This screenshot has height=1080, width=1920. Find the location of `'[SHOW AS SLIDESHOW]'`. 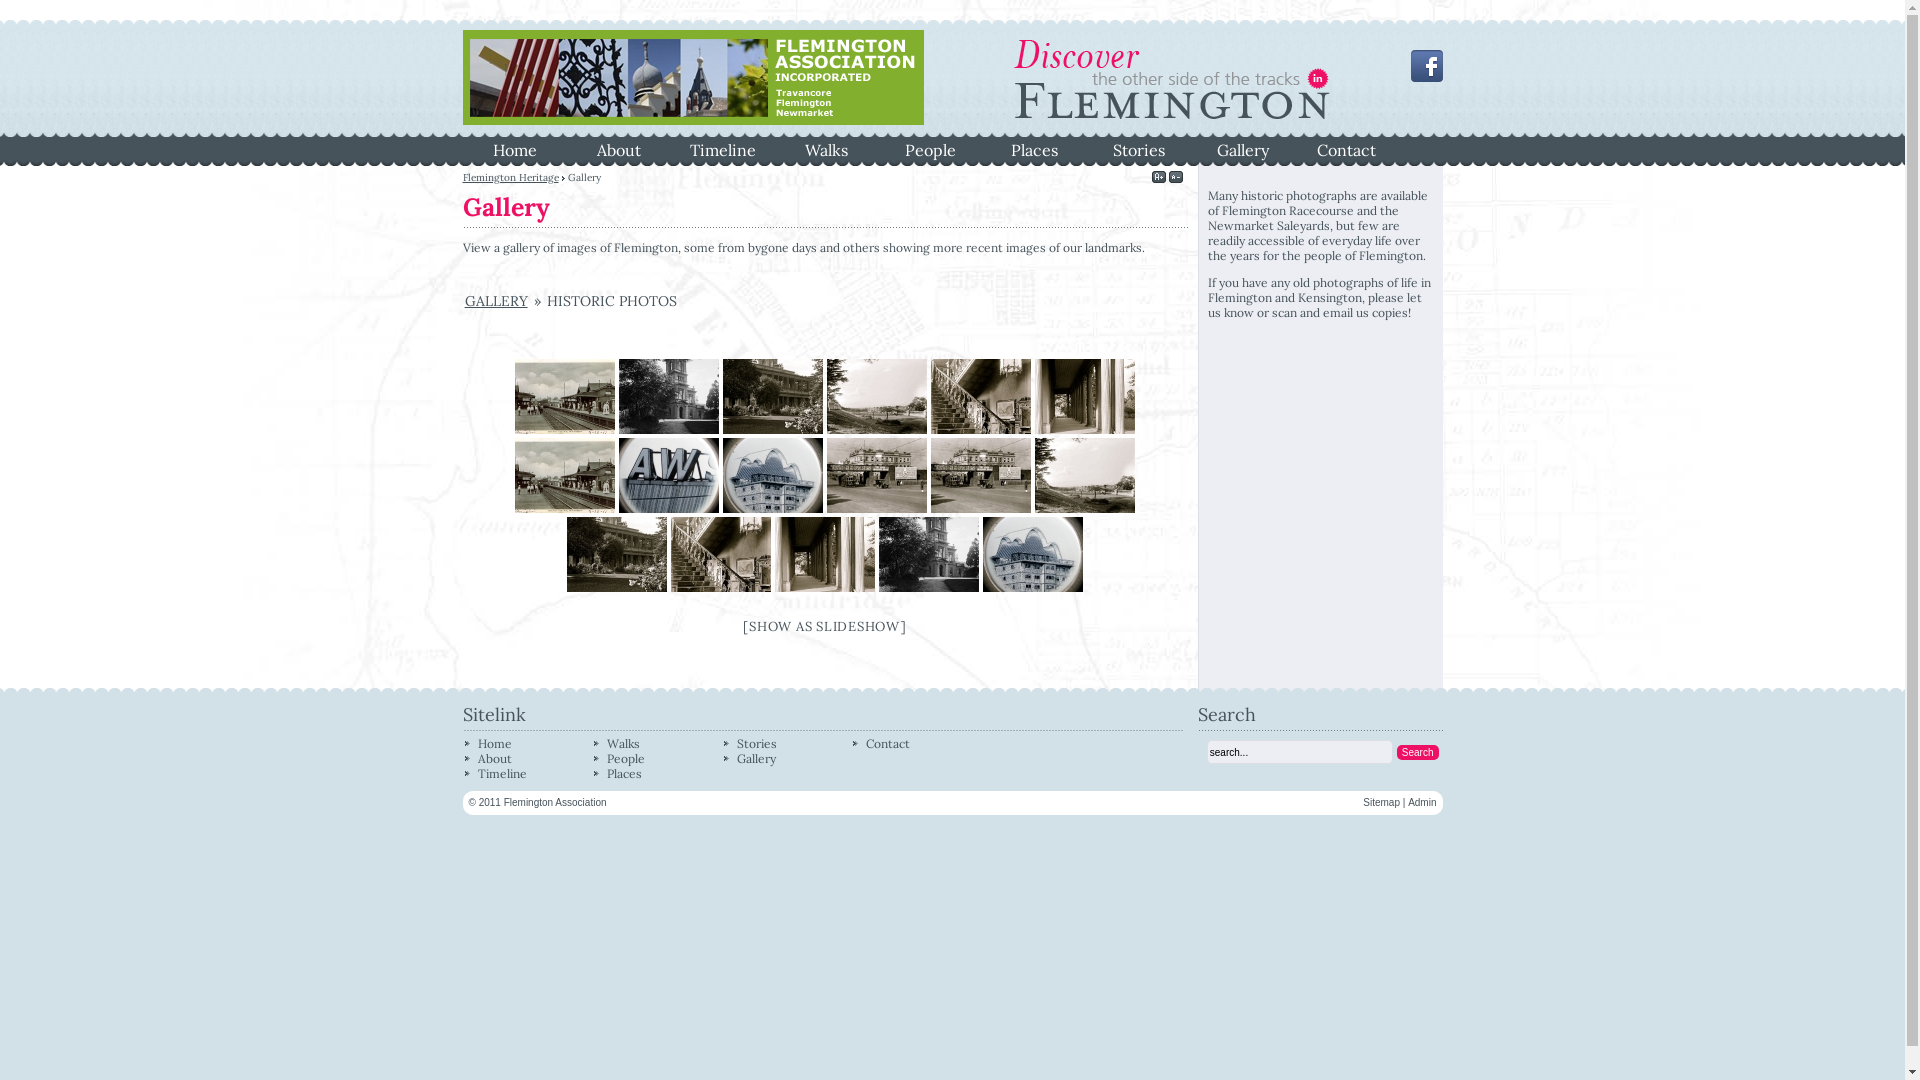

'[SHOW AS SLIDESHOW]' is located at coordinates (824, 625).